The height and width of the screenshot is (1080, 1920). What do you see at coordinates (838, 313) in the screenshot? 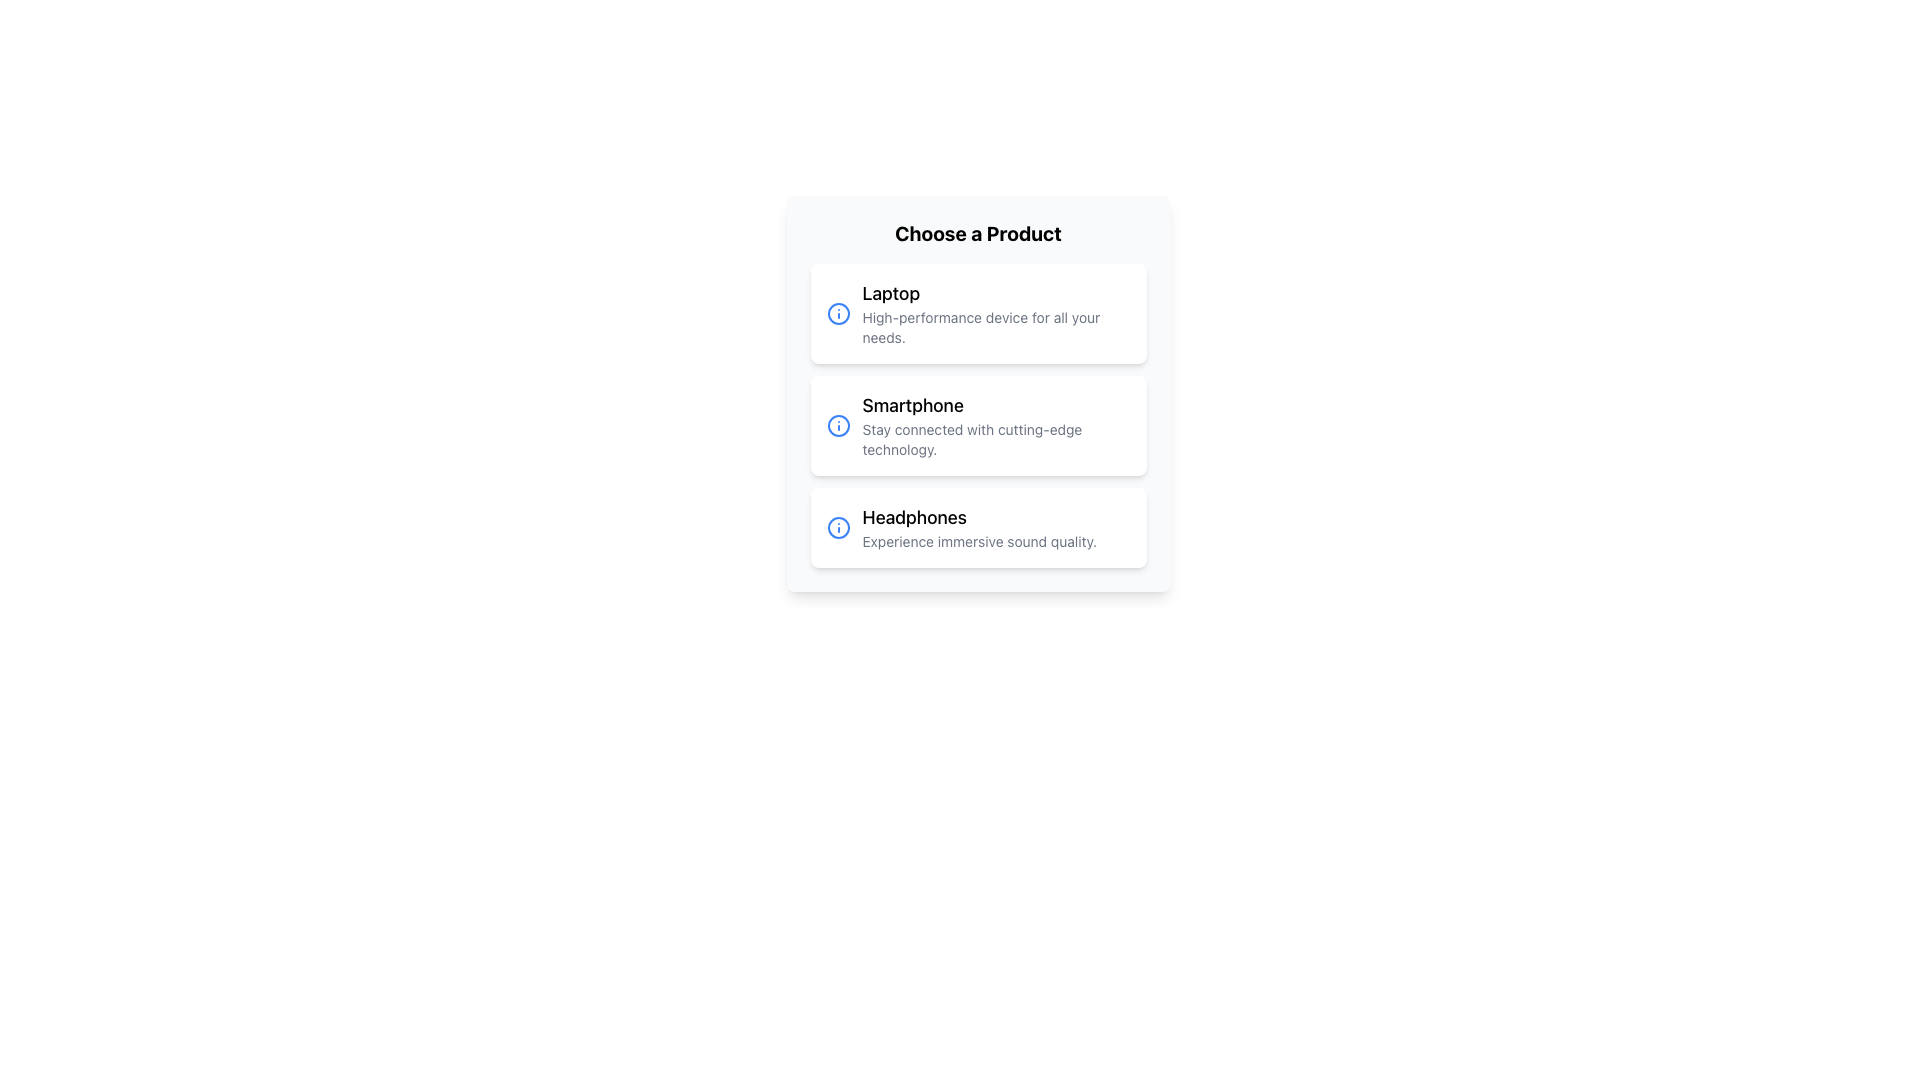
I see `the circular blue stroke icon representing additional information for the product 'Laptop' located at the beginning of its card` at bounding box center [838, 313].